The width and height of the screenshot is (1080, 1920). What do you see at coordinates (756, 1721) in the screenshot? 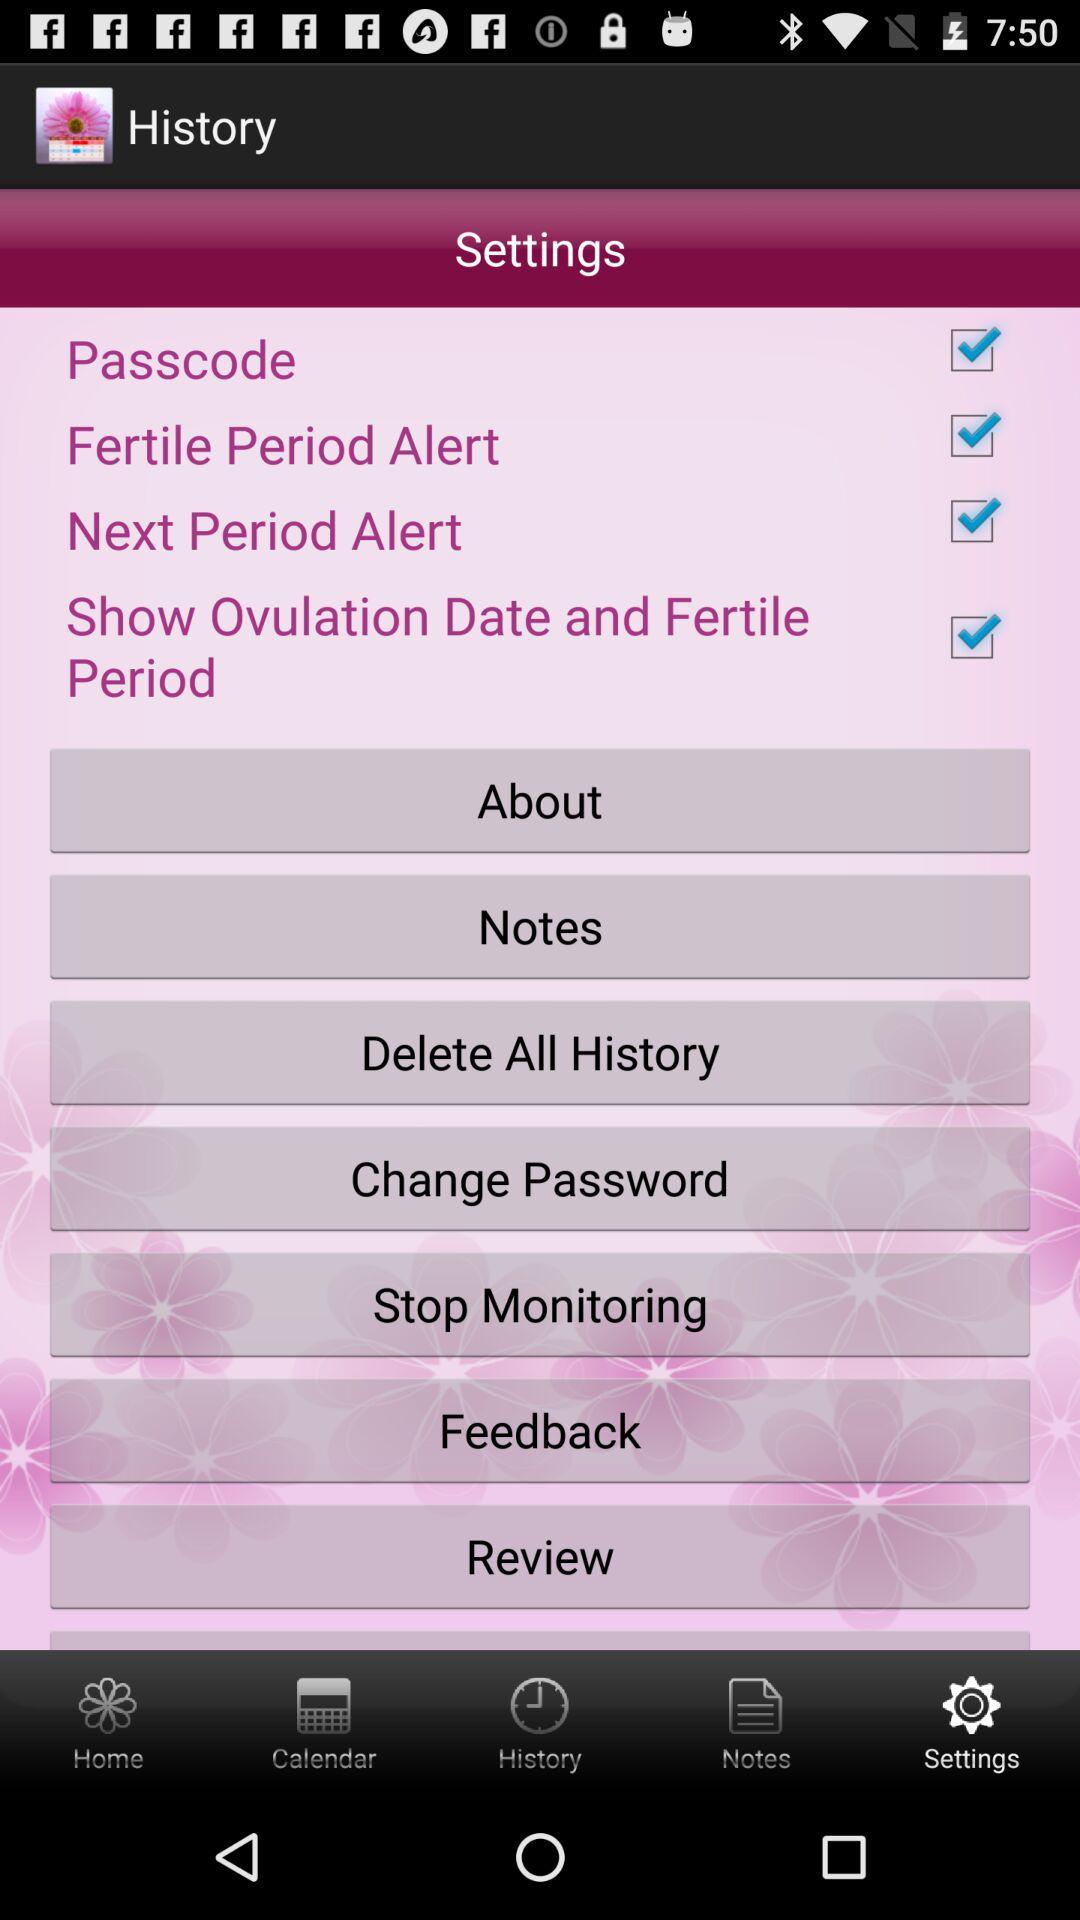
I see `notes page` at bounding box center [756, 1721].